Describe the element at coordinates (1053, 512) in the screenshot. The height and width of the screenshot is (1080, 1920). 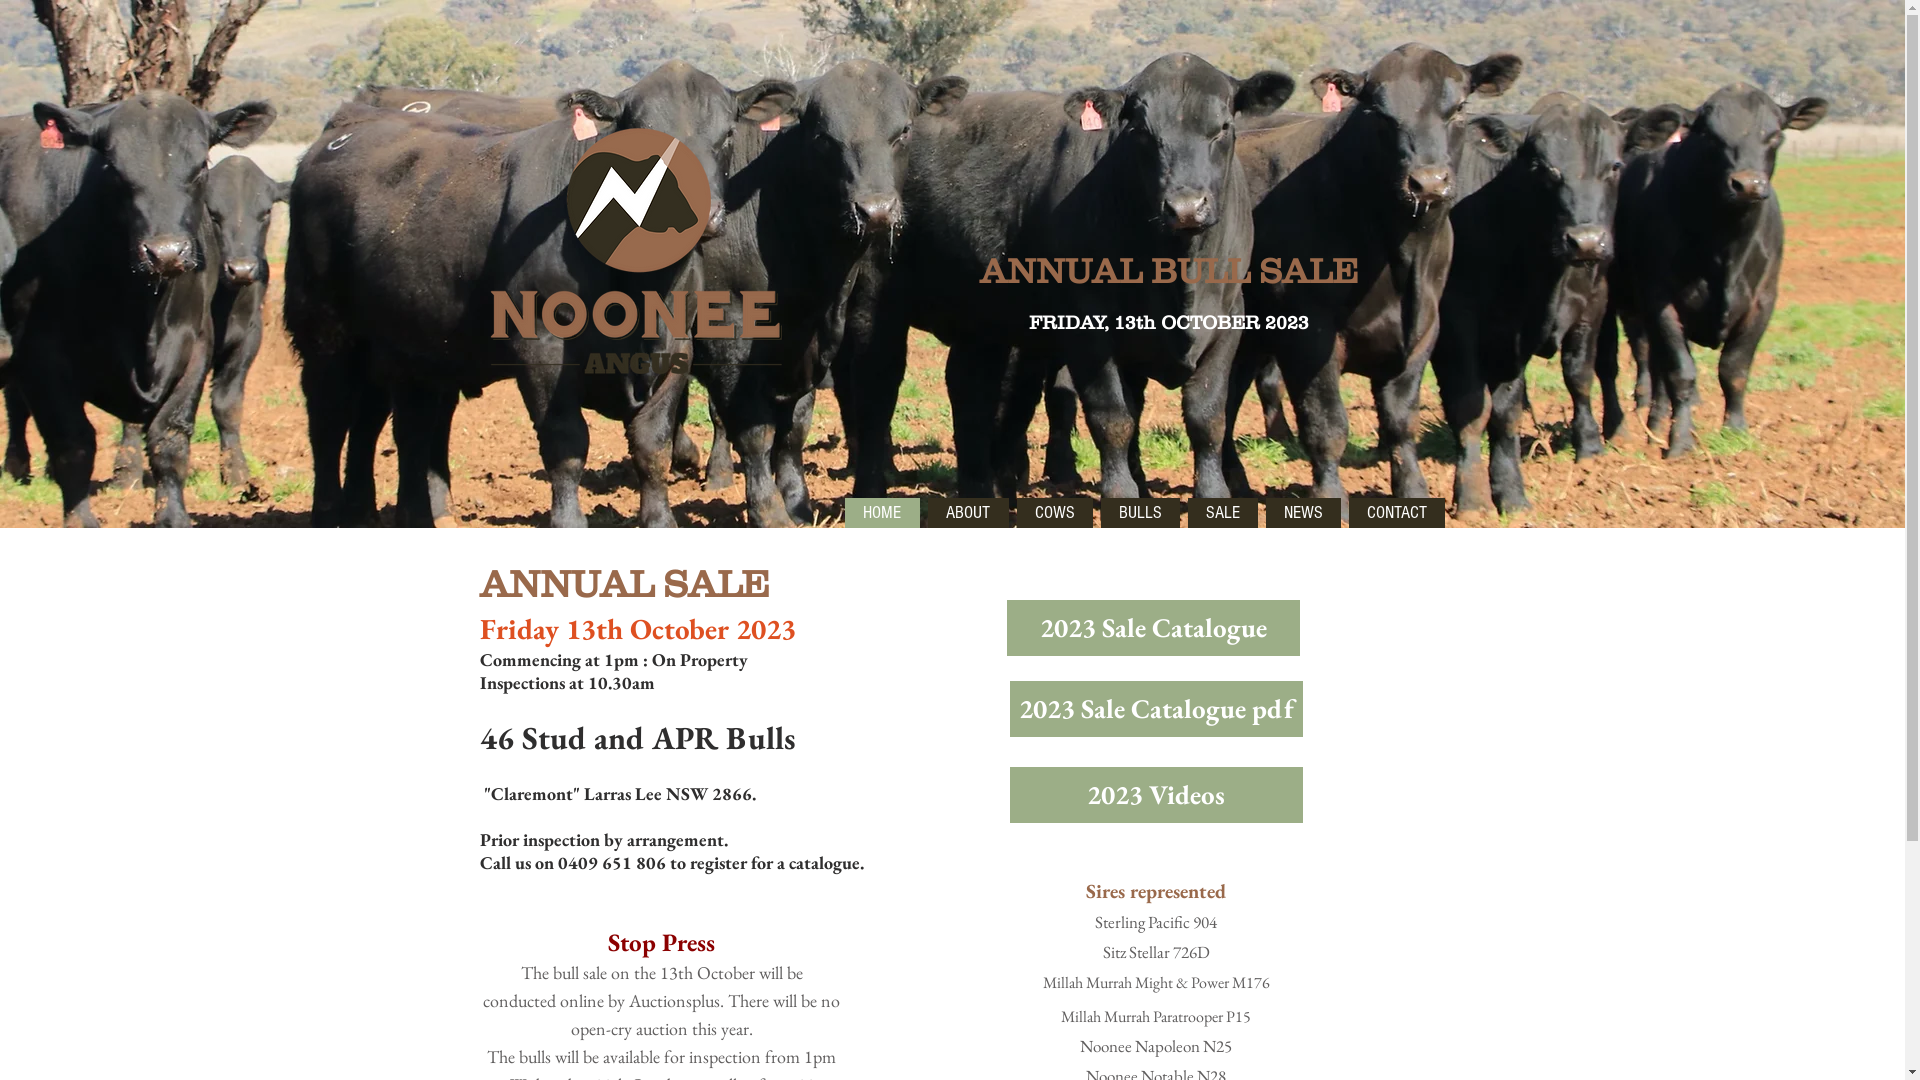
I see `'COWS'` at that location.